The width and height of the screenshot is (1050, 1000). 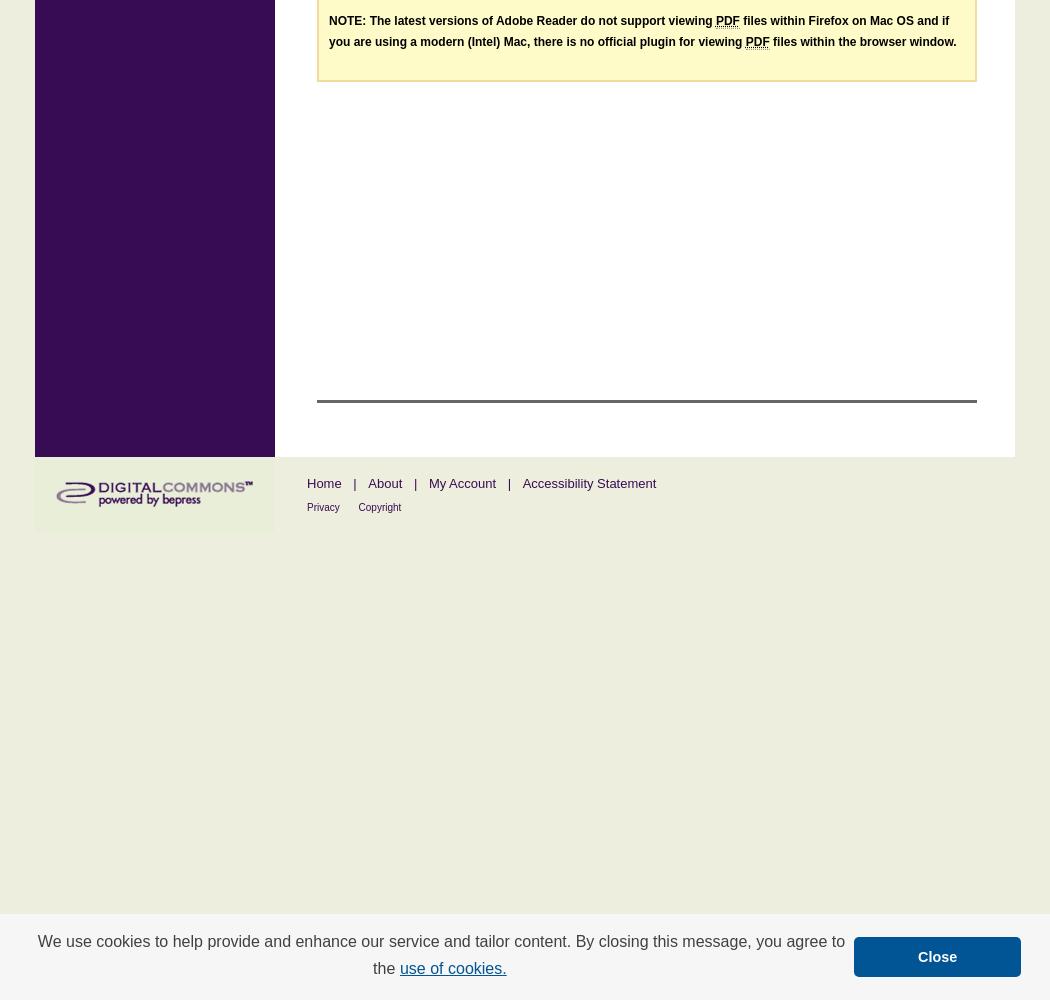 What do you see at coordinates (520, 481) in the screenshot?
I see `'Accessibility Statement'` at bounding box center [520, 481].